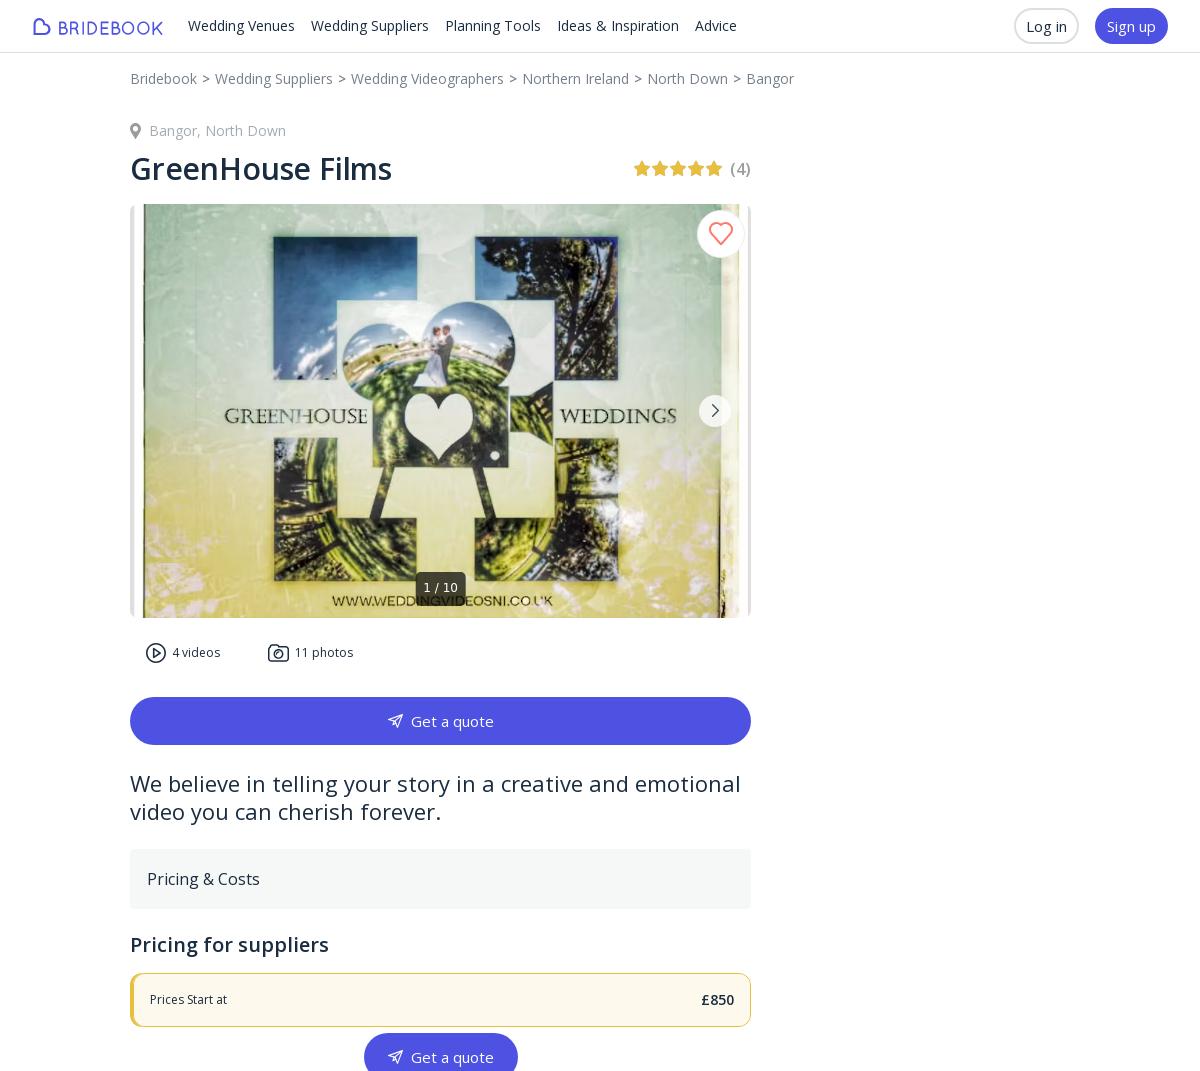 The width and height of the screenshot is (1200, 1071). Describe the element at coordinates (202, 878) in the screenshot. I see `'Pricing & Costs'` at that location.